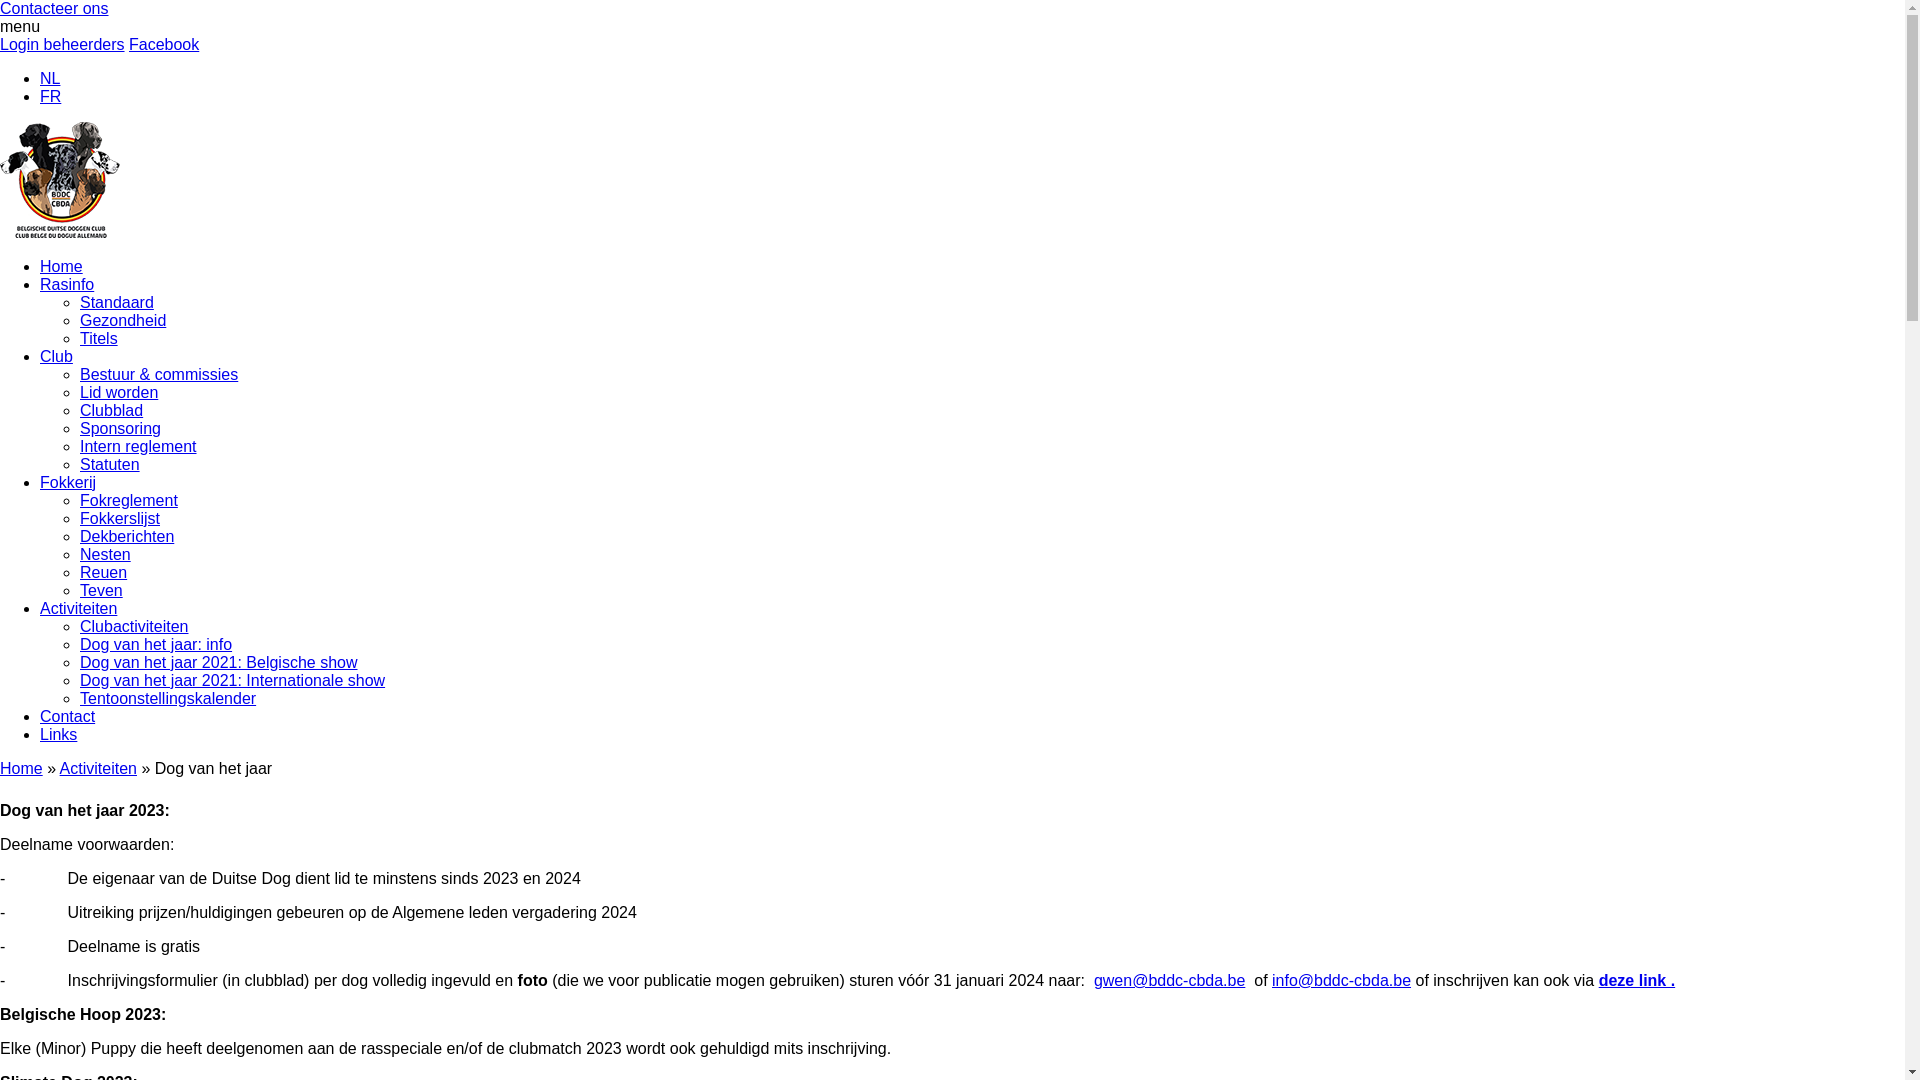  What do you see at coordinates (97, 767) in the screenshot?
I see `'Activiteiten'` at bounding box center [97, 767].